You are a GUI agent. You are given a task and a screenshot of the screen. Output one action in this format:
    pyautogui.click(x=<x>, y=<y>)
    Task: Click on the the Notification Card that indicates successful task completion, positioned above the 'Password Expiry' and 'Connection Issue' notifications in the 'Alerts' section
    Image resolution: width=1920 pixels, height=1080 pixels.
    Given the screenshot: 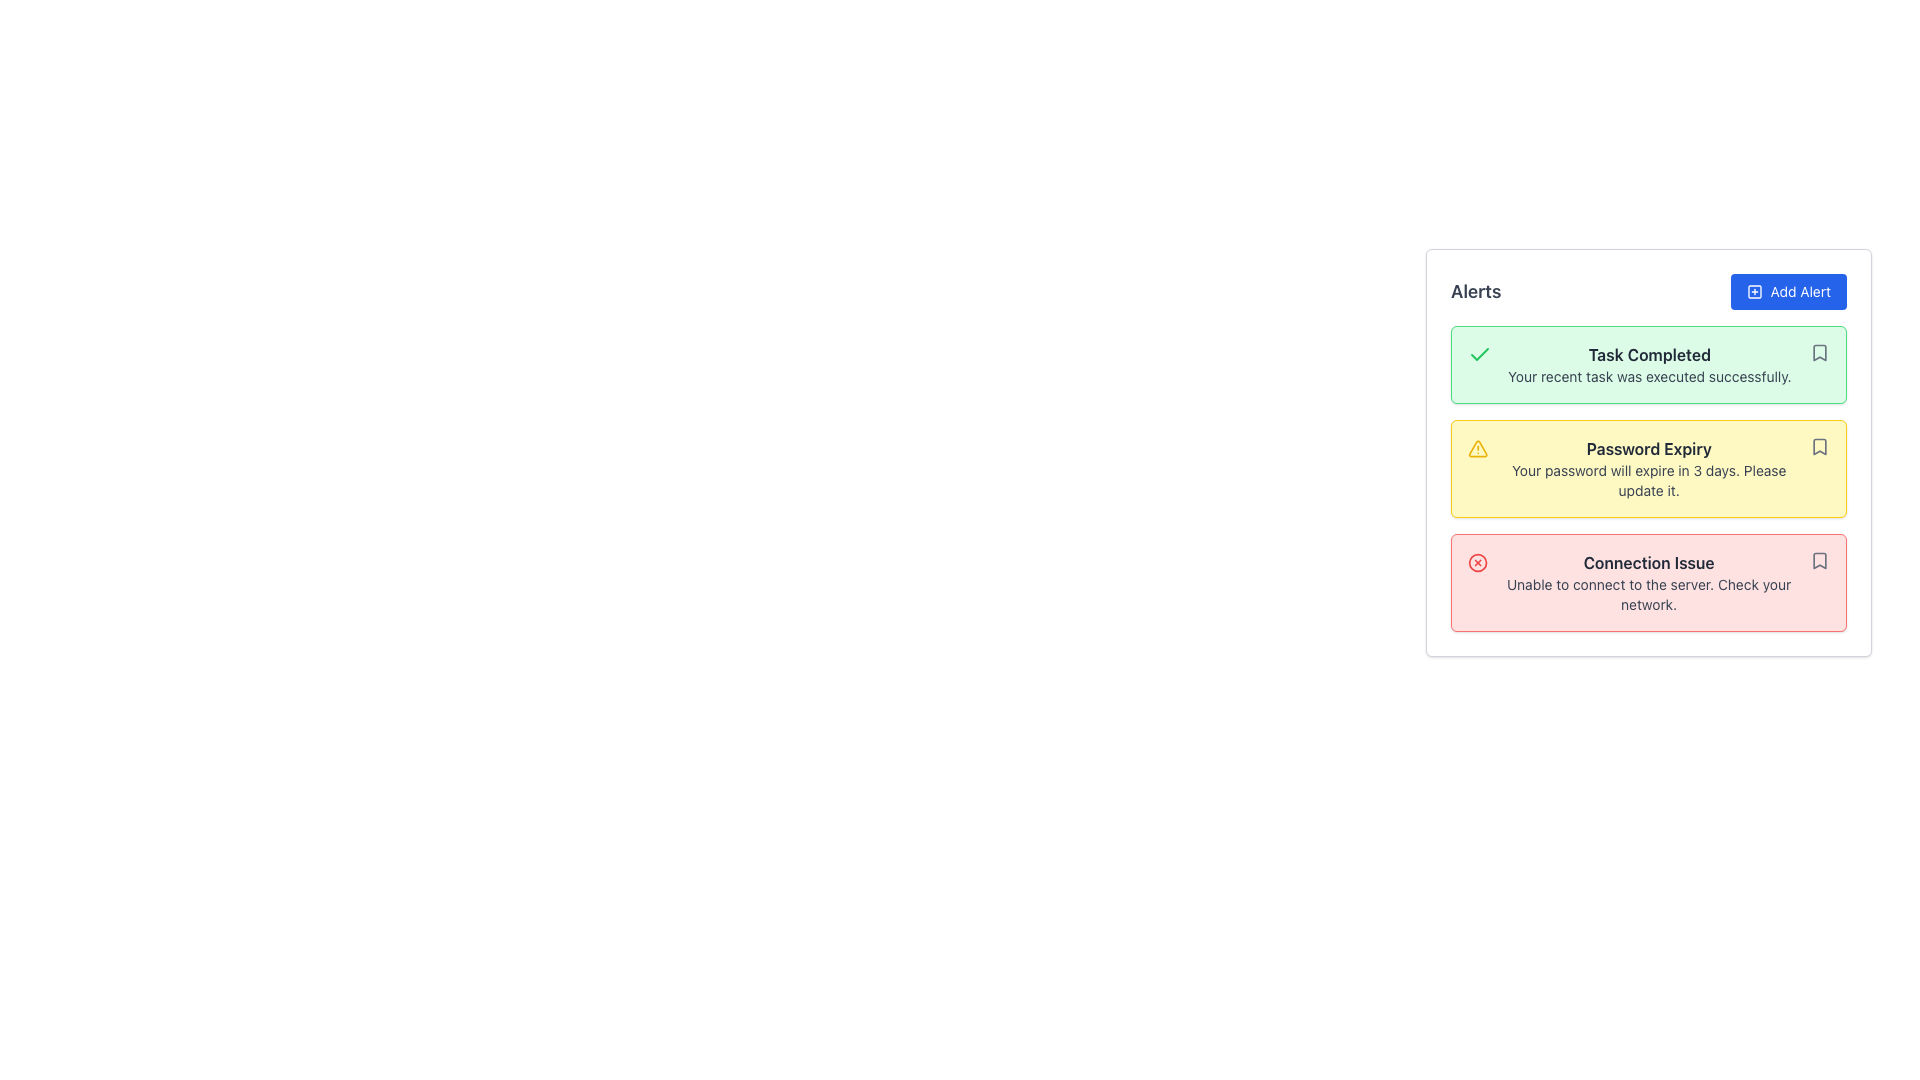 What is the action you would take?
    pyautogui.click(x=1649, y=365)
    